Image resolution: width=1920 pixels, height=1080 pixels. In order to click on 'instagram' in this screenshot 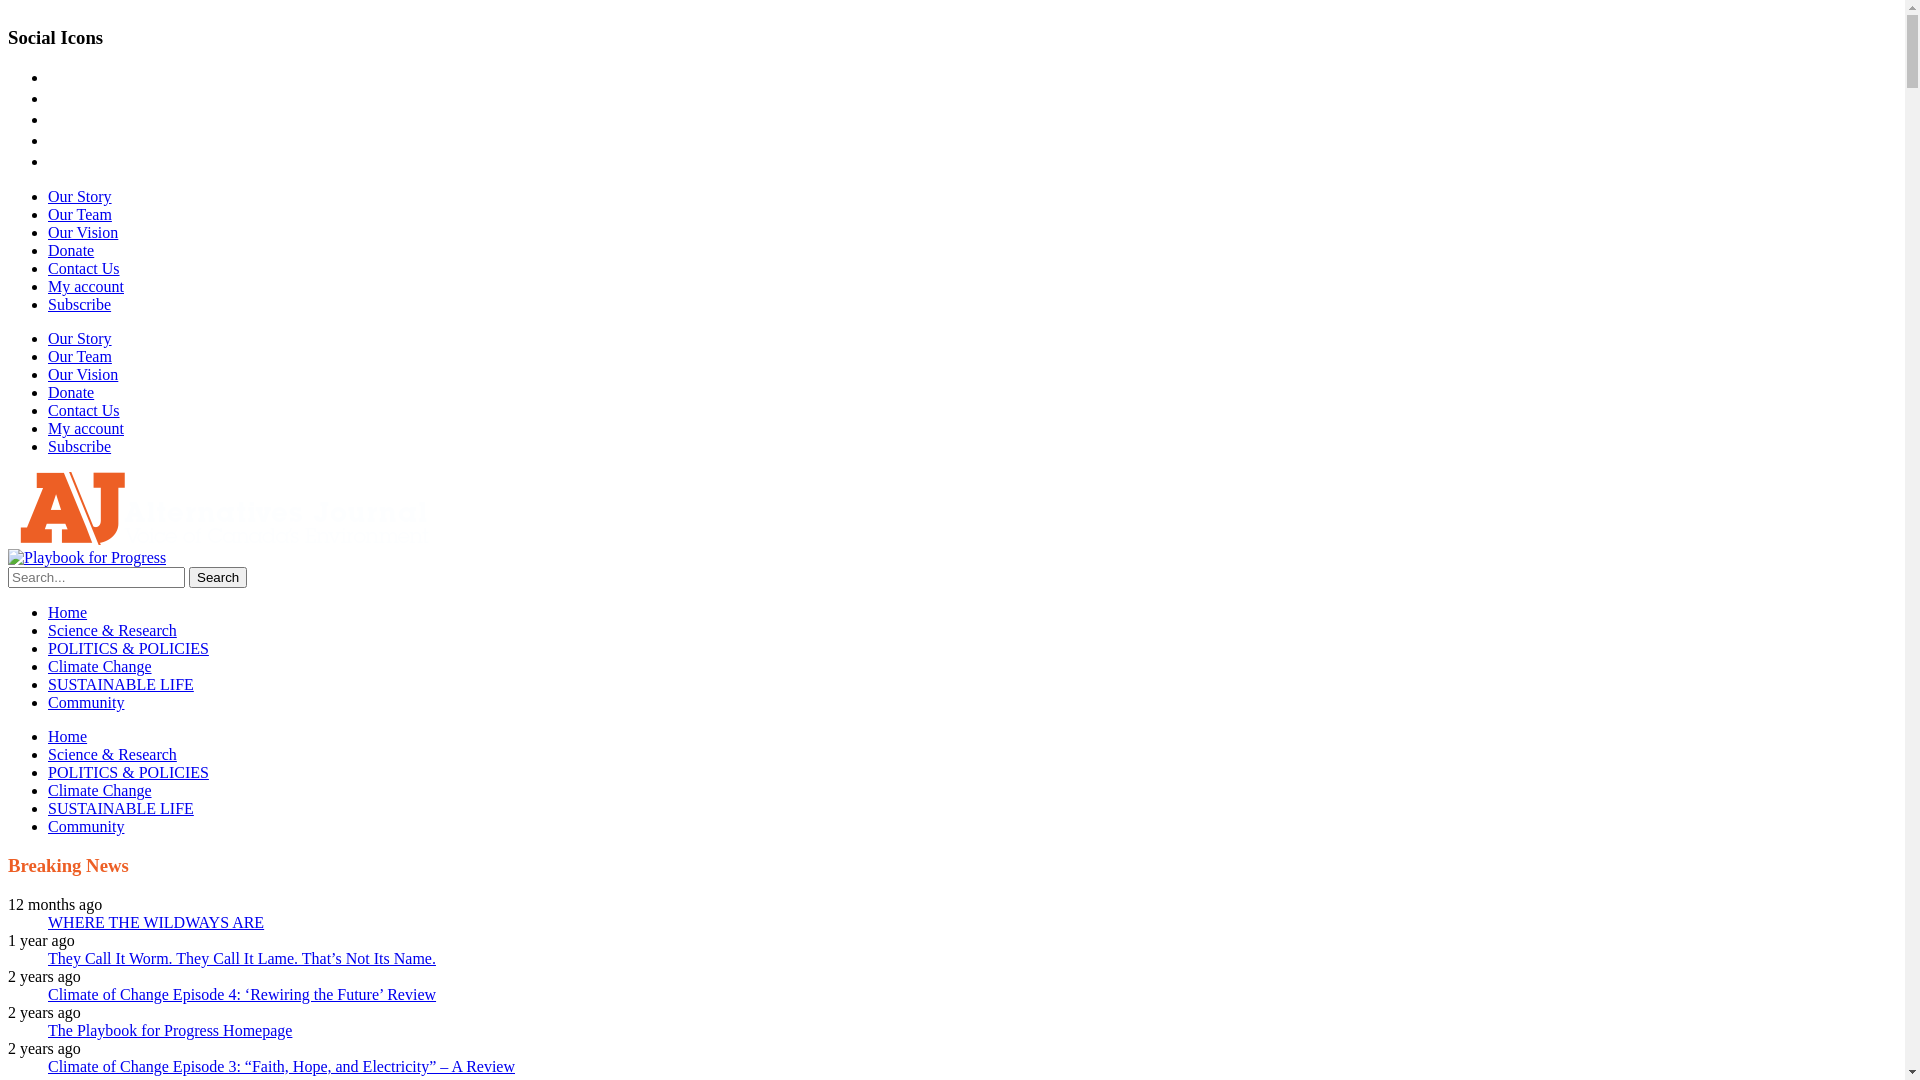, I will do `click(56, 98)`.